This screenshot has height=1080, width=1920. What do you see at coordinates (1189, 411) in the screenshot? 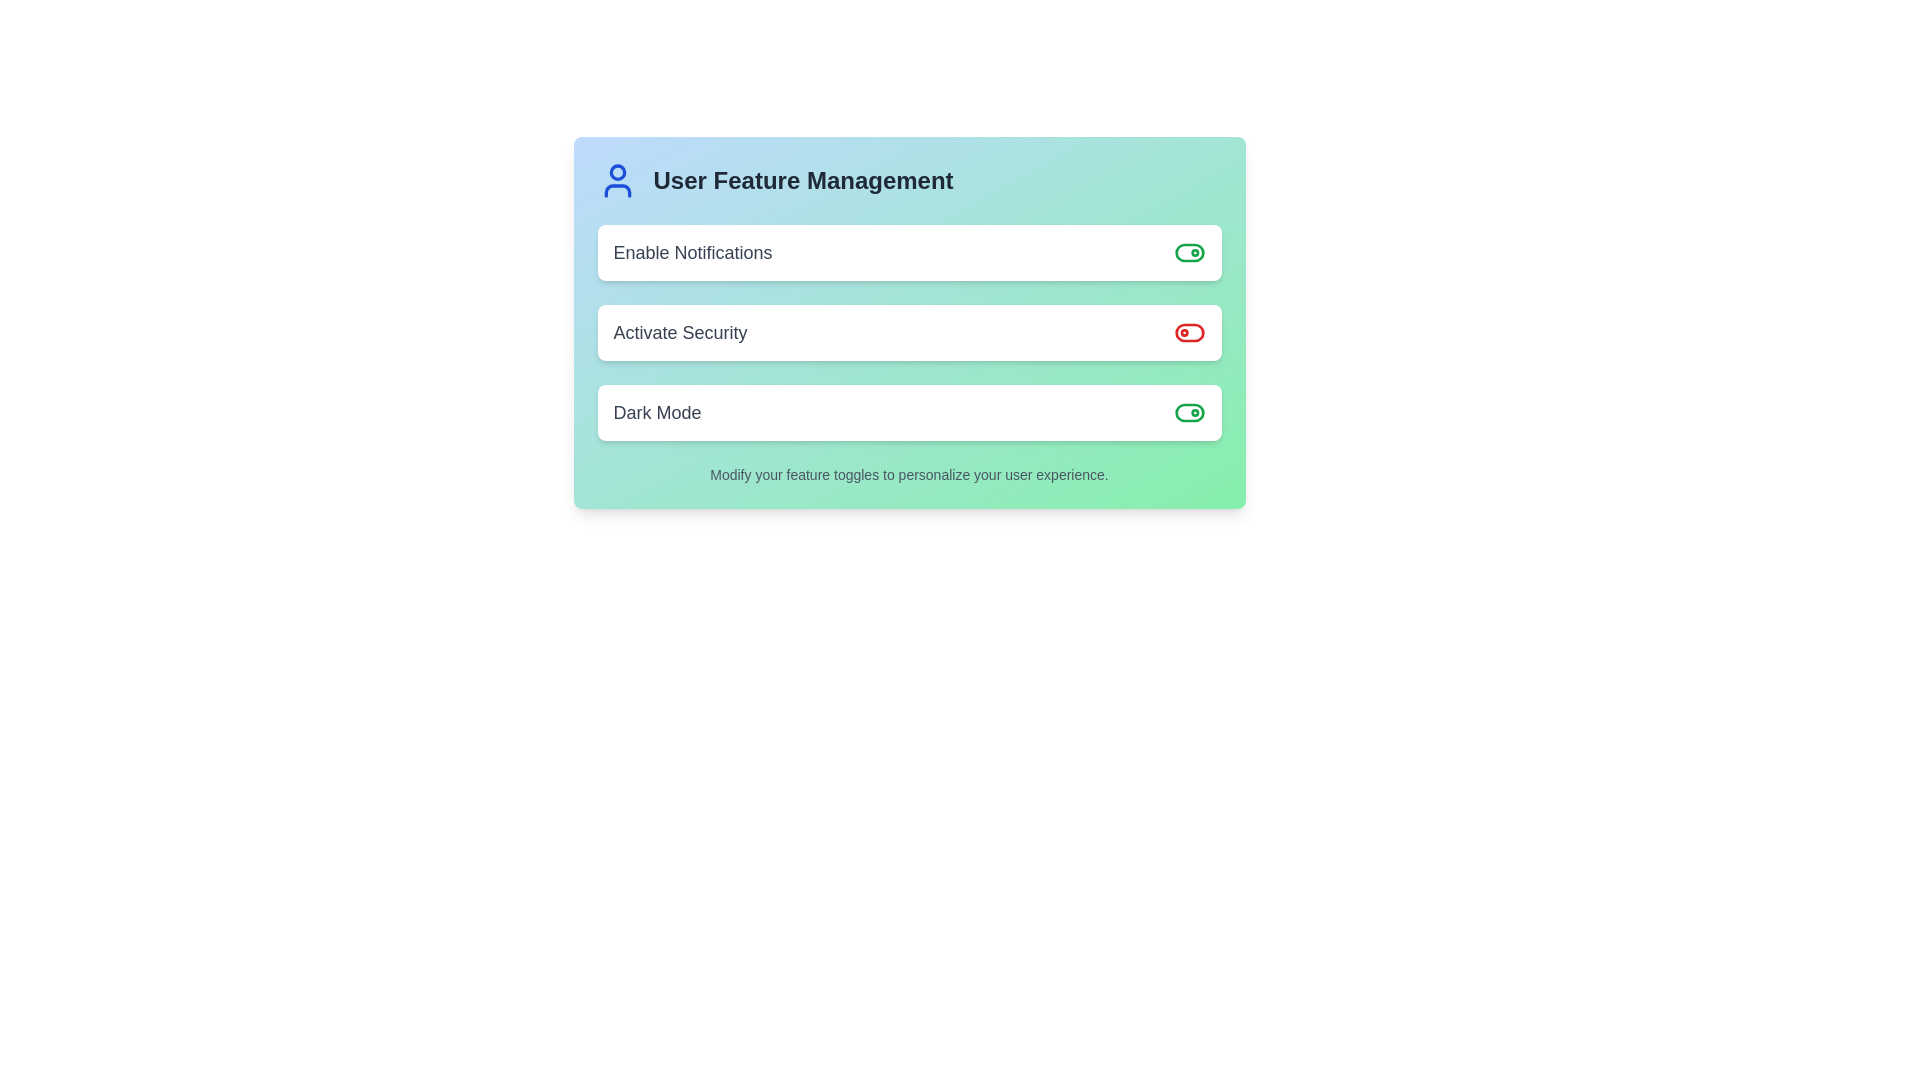
I see `the 'Dark Mode' toggle switch located in the bottom-right corner of its card` at bounding box center [1189, 411].